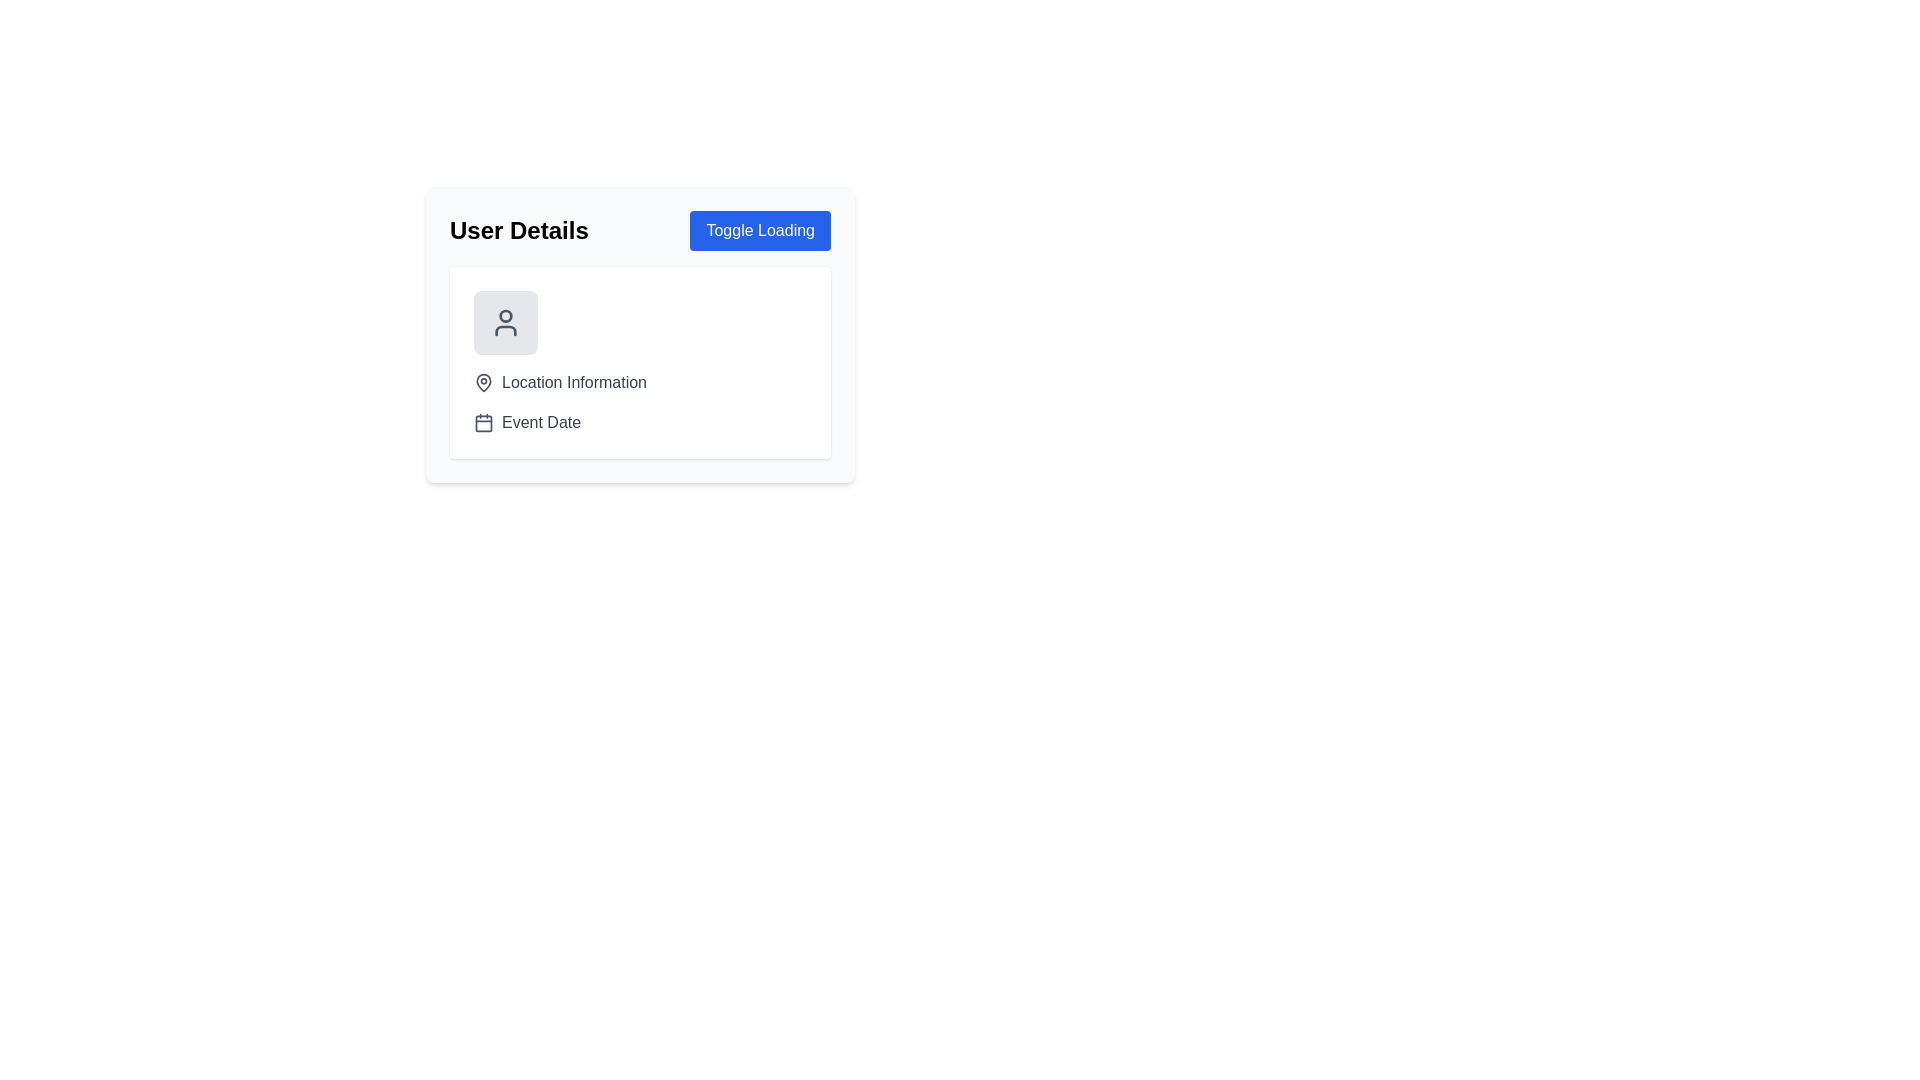 The image size is (1920, 1080). Describe the element at coordinates (505, 315) in the screenshot. I see `the decorative circular graphical element located slightly above the midpoint of the user icon` at that location.